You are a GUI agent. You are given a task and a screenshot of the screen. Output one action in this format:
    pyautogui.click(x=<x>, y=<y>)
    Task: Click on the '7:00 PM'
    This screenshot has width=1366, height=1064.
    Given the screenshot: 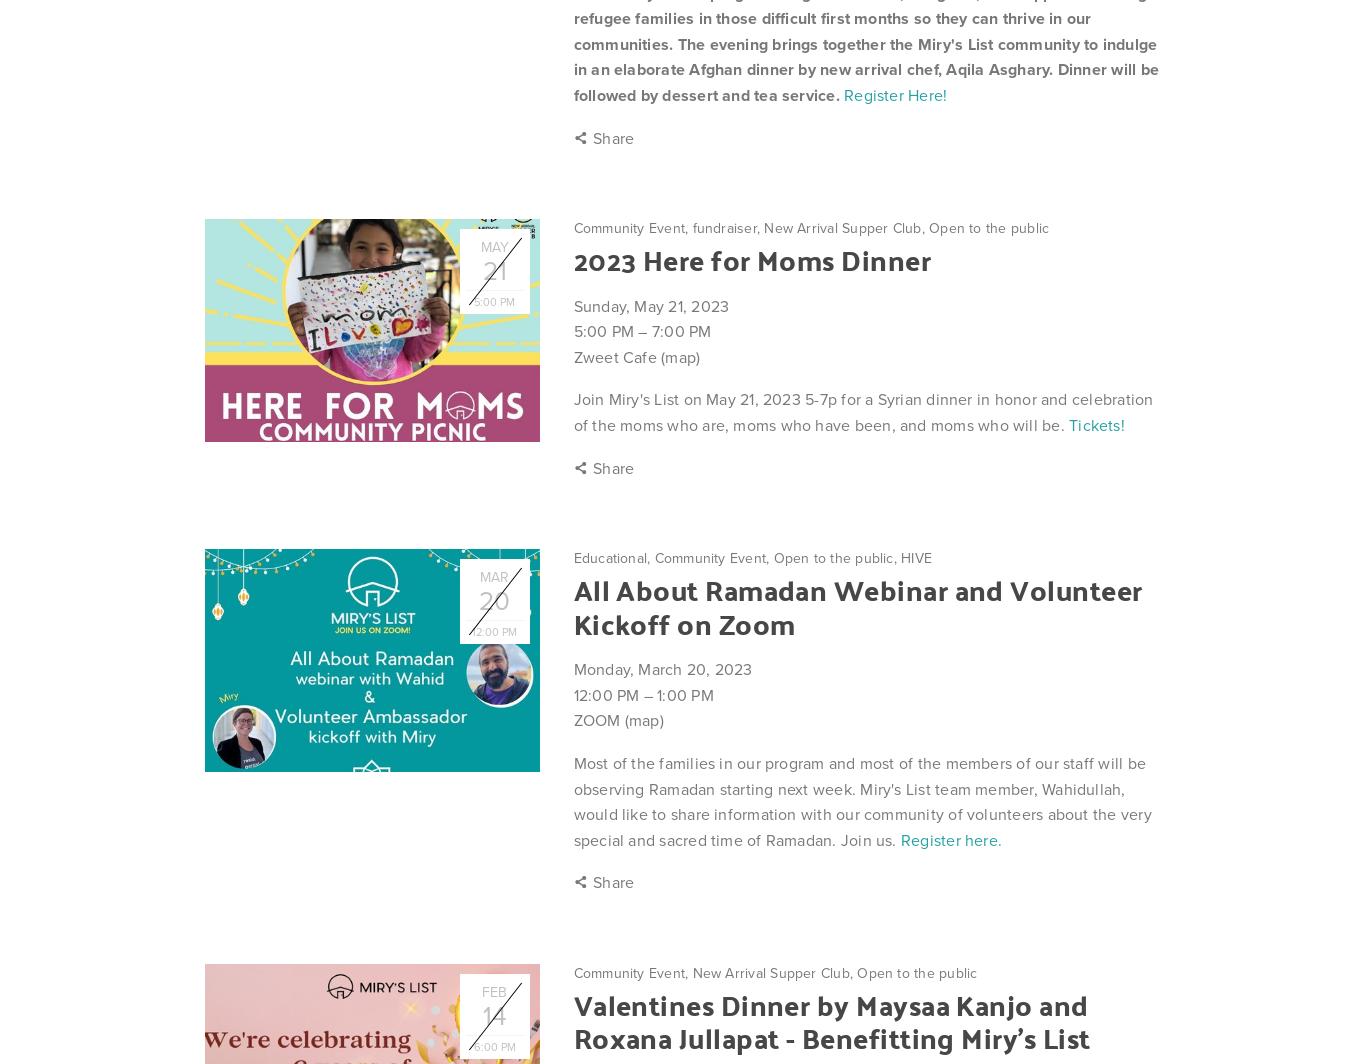 What is the action you would take?
    pyautogui.click(x=650, y=331)
    